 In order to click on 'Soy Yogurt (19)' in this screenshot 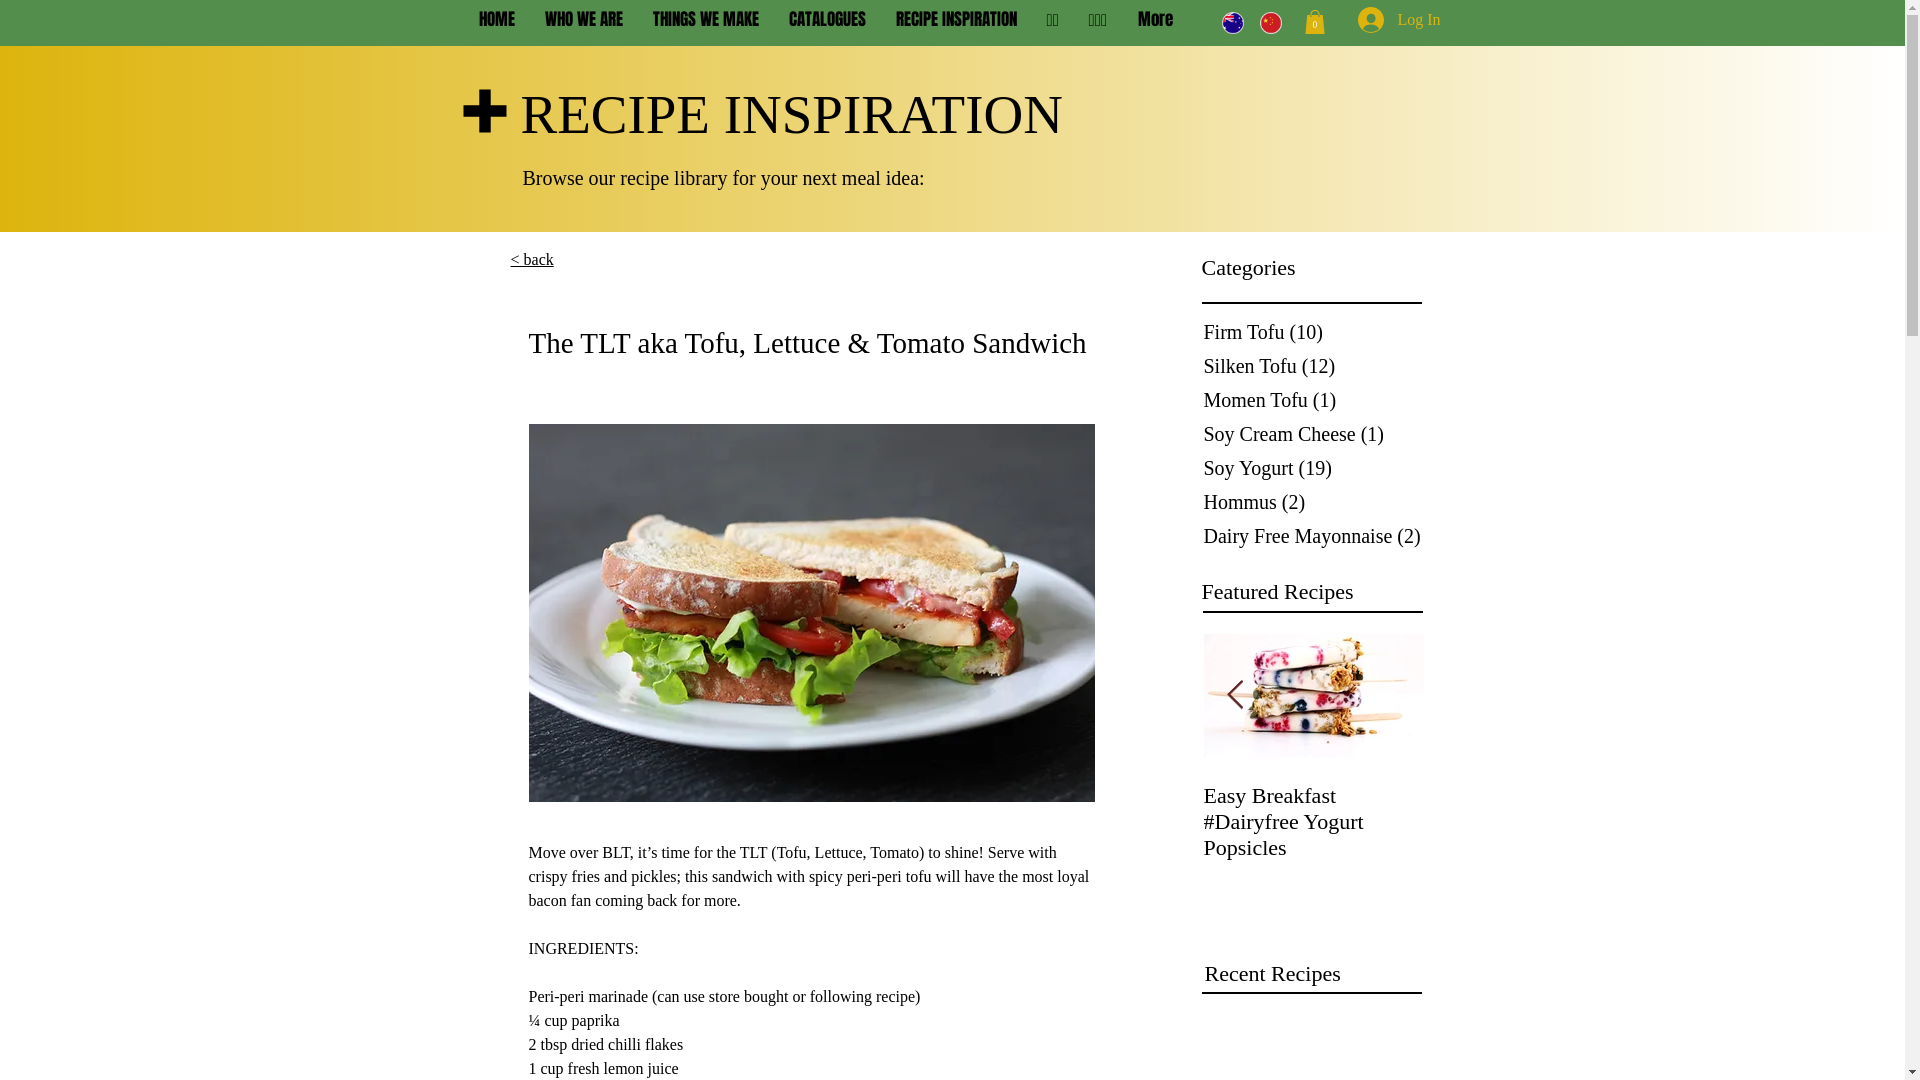, I will do `click(1315, 467)`.